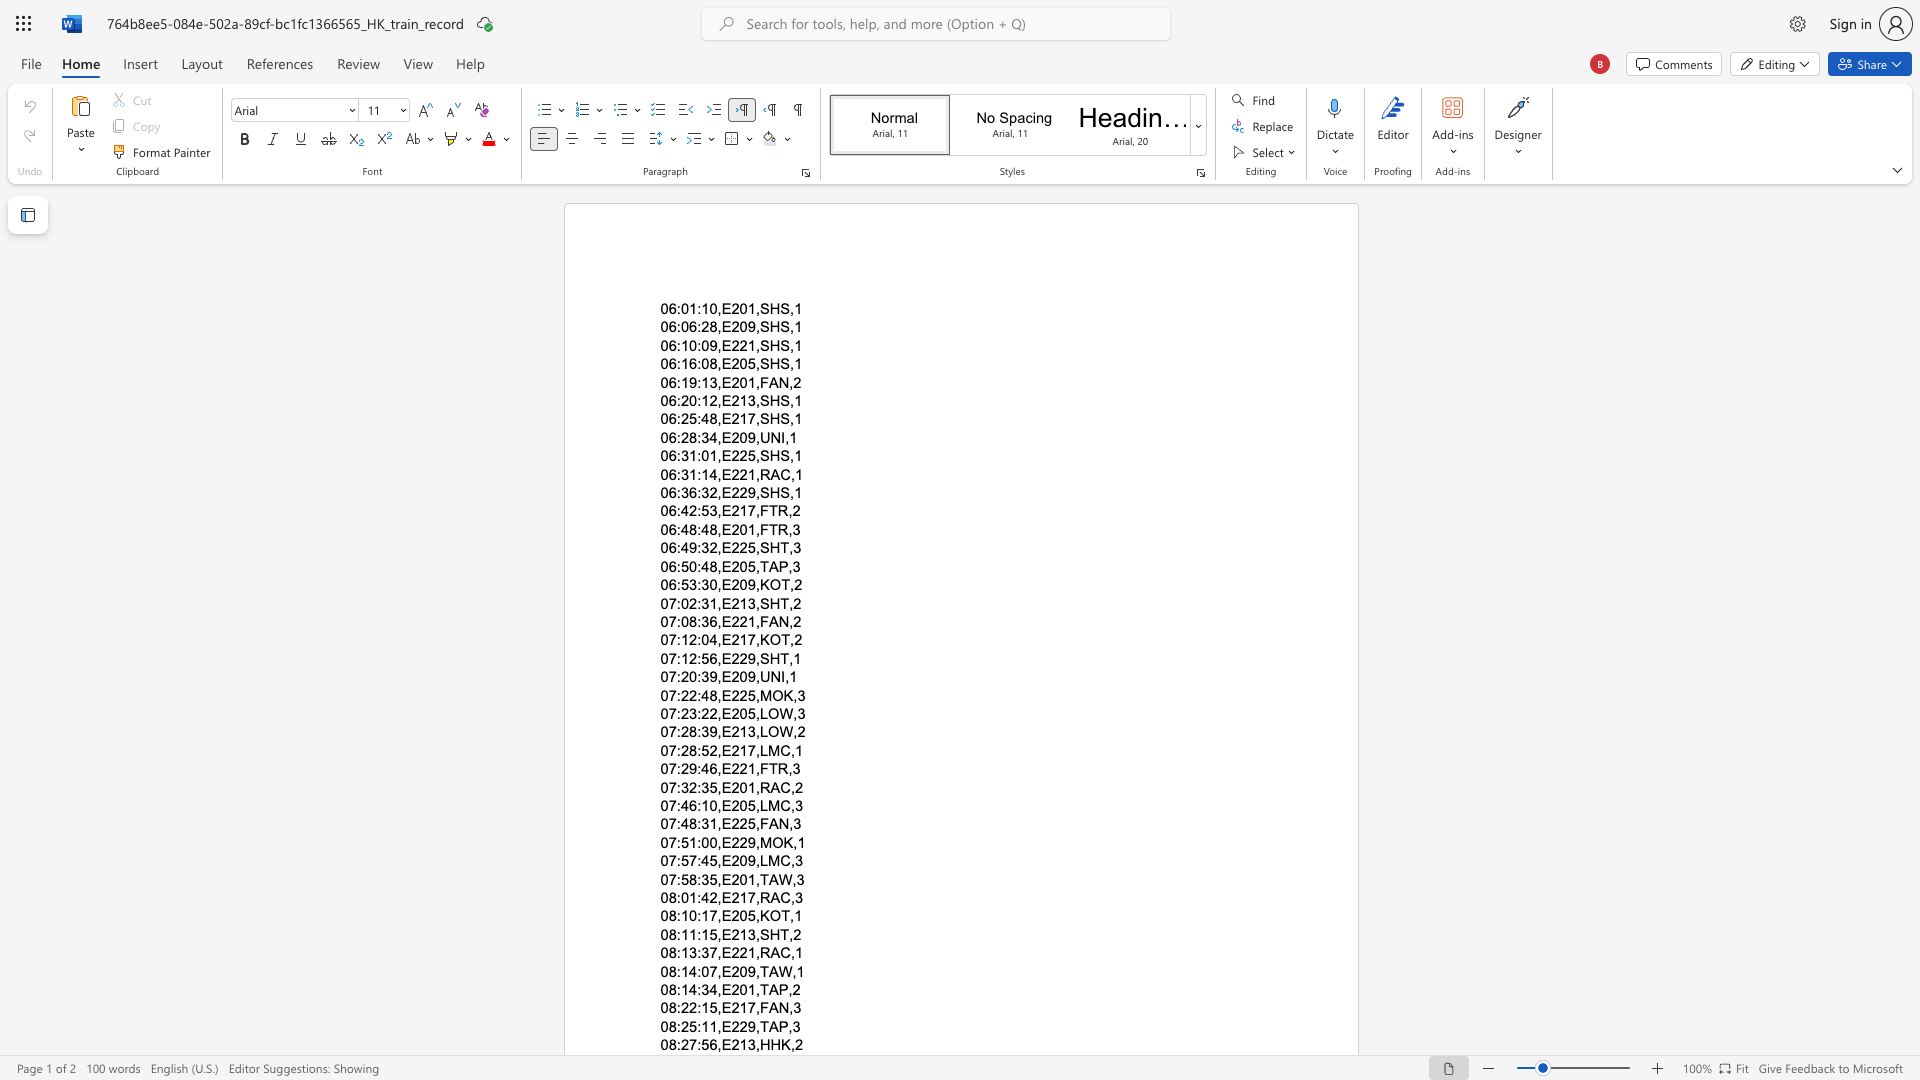  What do you see at coordinates (753, 1026) in the screenshot?
I see `the space between the continuous character "9" and "," in the text` at bounding box center [753, 1026].